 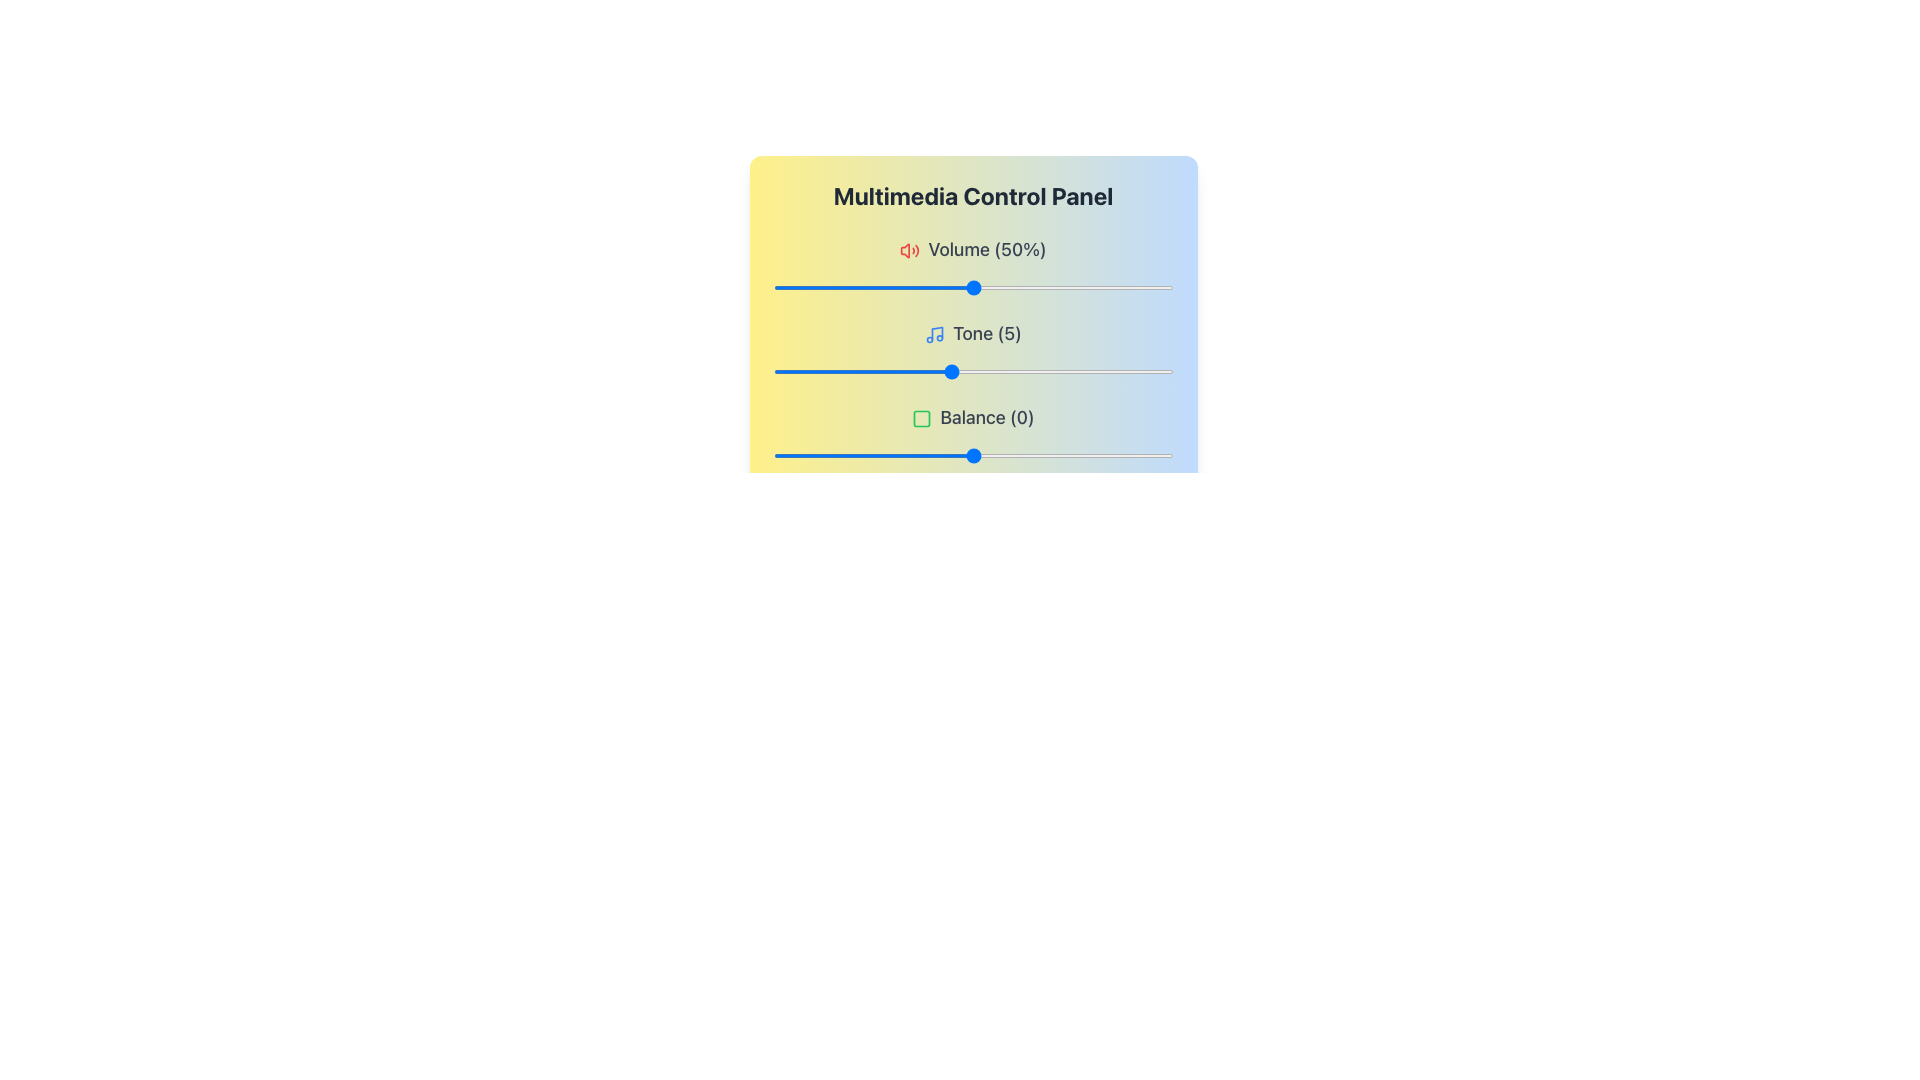 What do you see at coordinates (1165, 455) in the screenshot?
I see `balance` at bounding box center [1165, 455].